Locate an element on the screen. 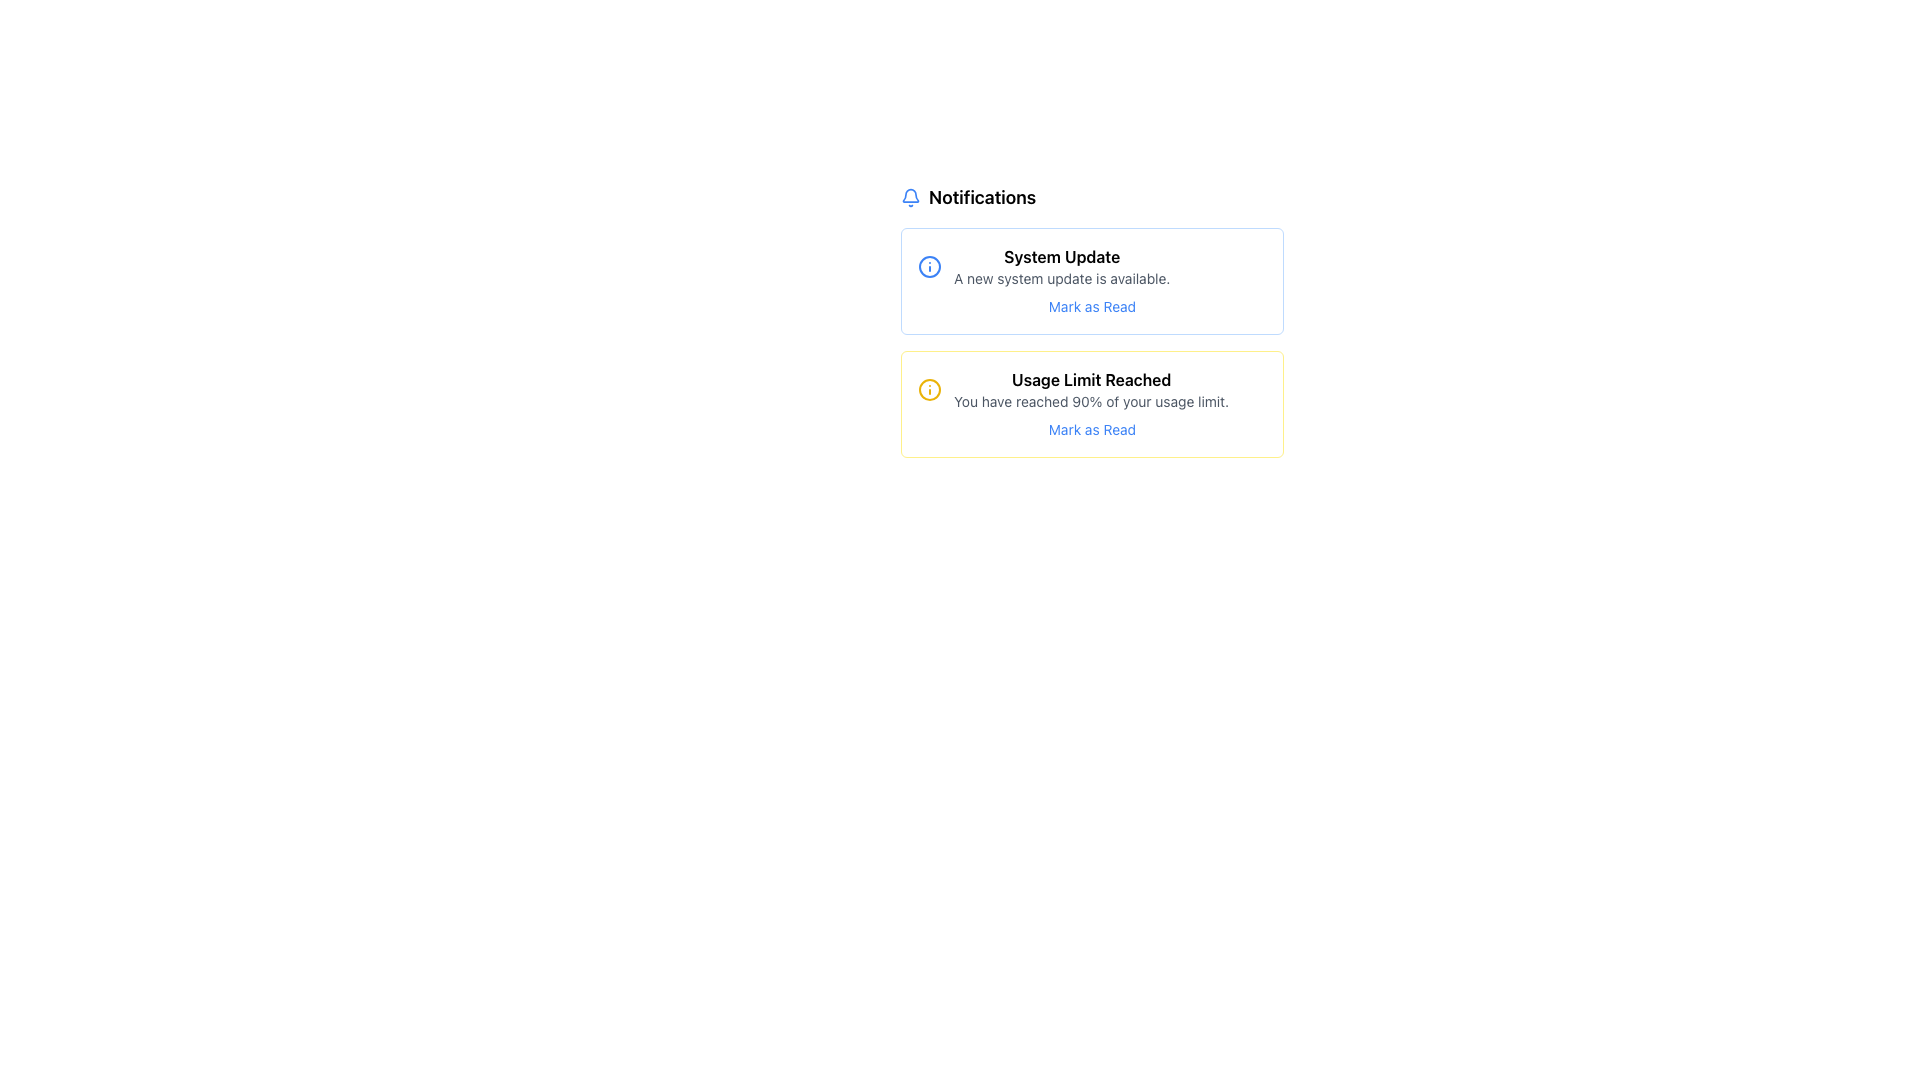 The width and height of the screenshot is (1920, 1080). the blue bell-shaped icon located to the left of the text 'Notifications' in the header section, as it may be interactive is located at coordinates (910, 197).